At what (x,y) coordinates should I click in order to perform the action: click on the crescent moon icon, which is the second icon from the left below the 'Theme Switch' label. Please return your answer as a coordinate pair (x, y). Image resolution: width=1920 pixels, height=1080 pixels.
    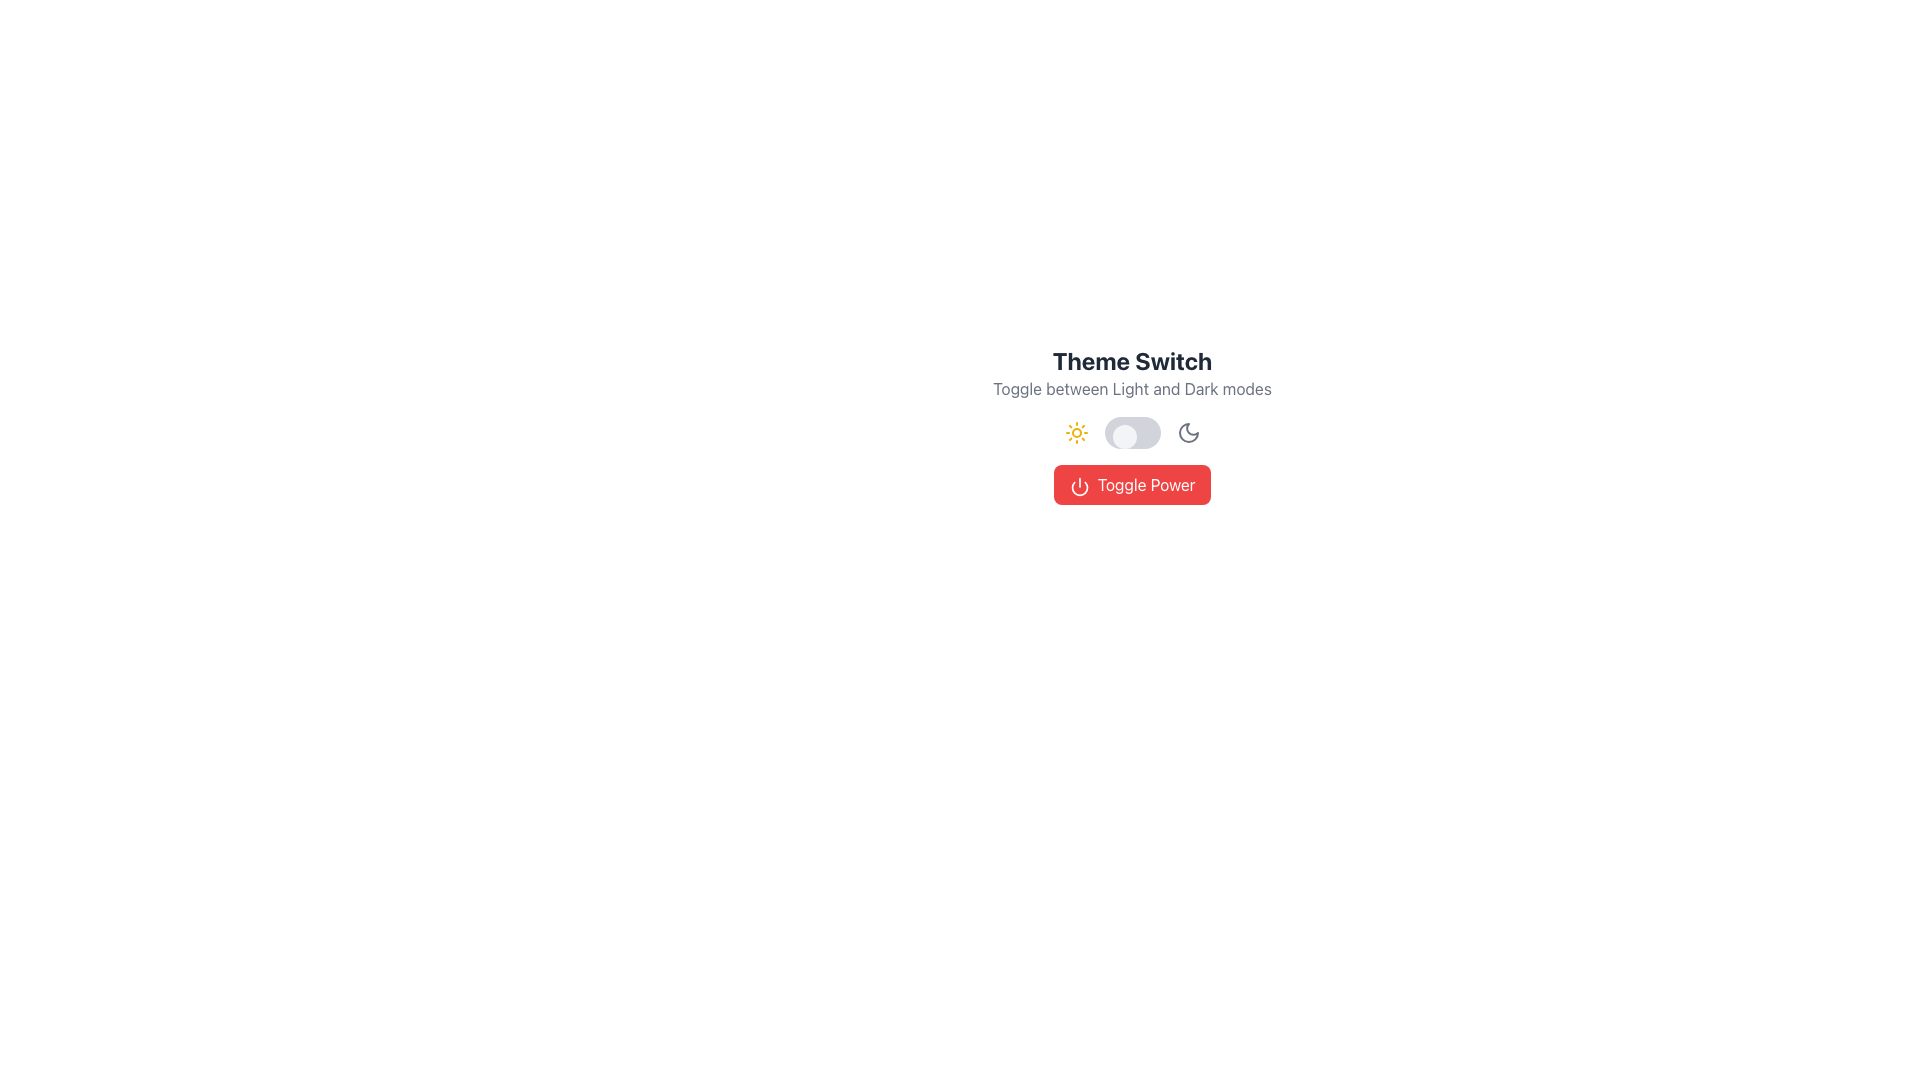
    Looking at the image, I should click on (1188, 431).